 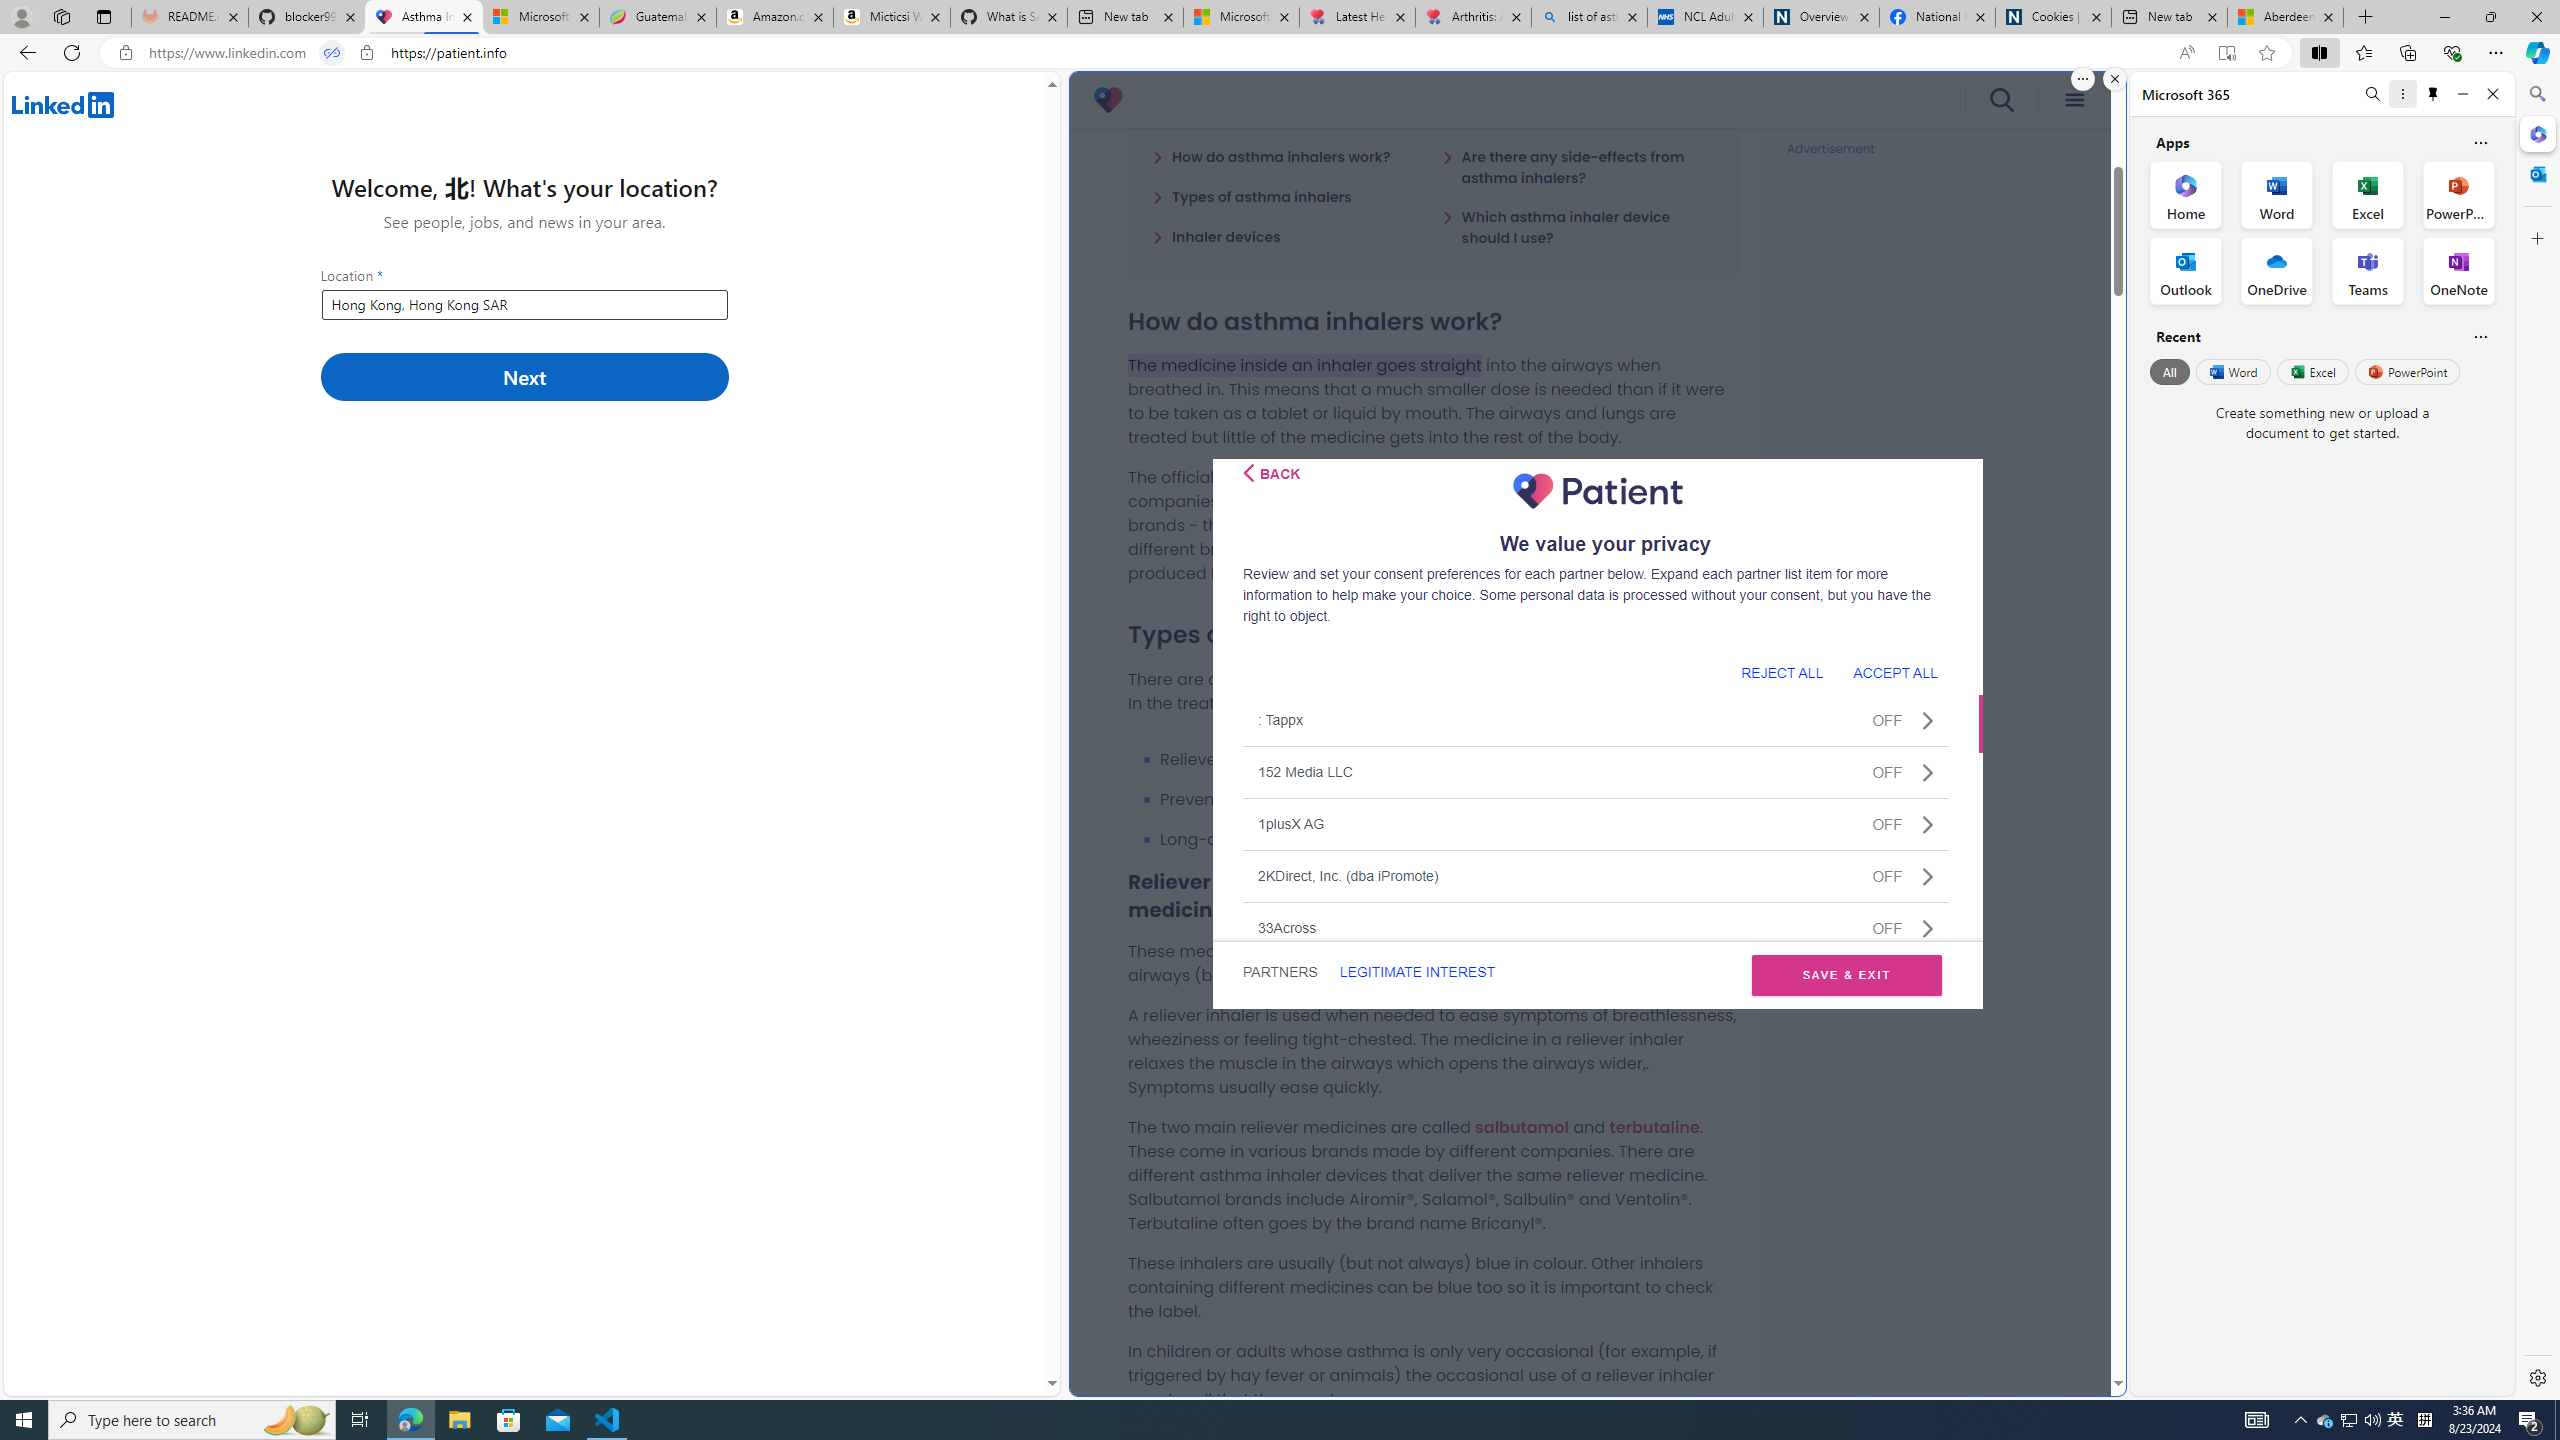 I want to click on 'Aberdeen, Hong Kong SAR hourly forecast | Microsoft Weather', so click(x=2286, y=16).